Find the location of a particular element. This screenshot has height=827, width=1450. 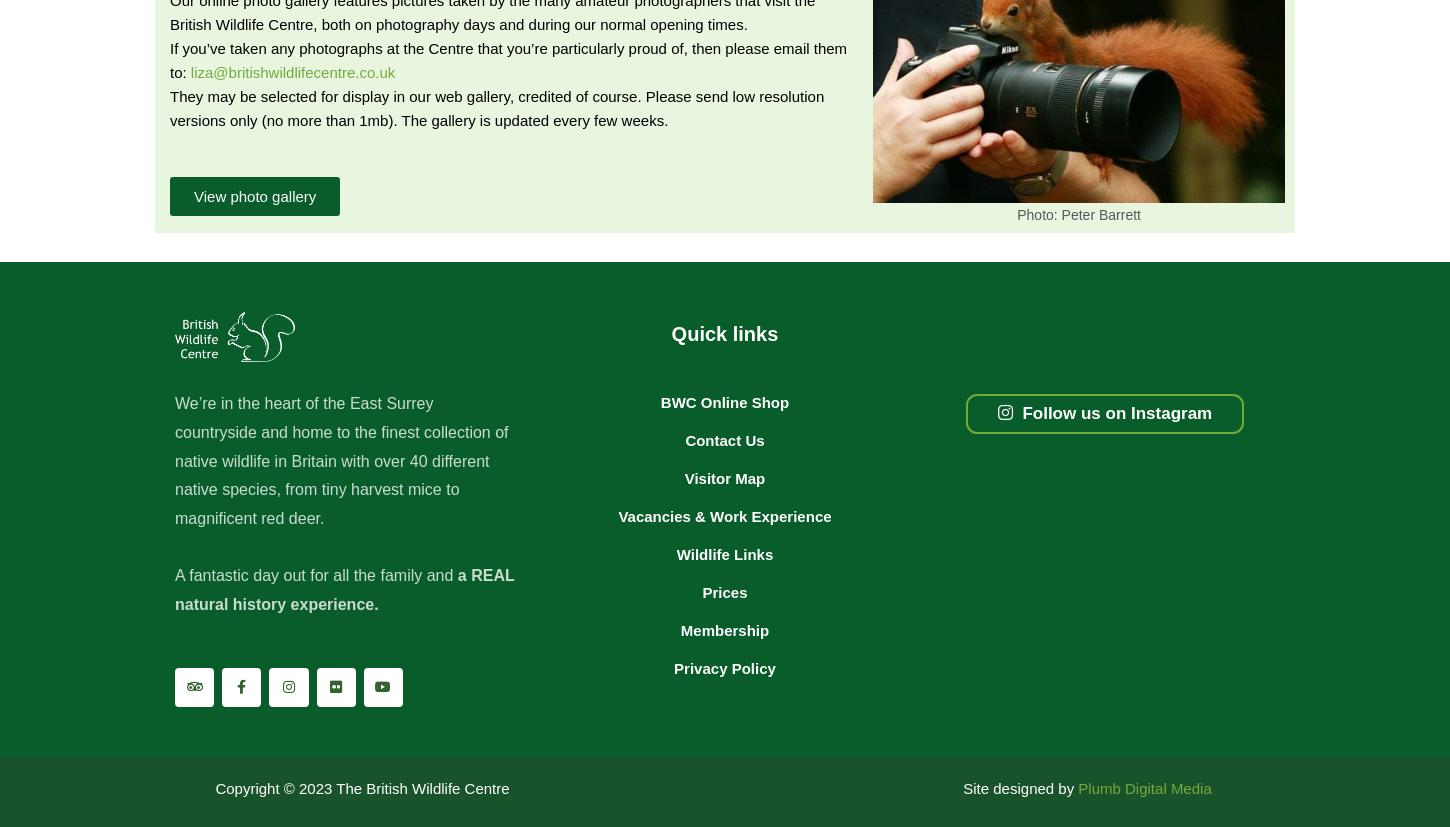

'A fantastic day out for all the family and' is located at coordinates (174, 575).